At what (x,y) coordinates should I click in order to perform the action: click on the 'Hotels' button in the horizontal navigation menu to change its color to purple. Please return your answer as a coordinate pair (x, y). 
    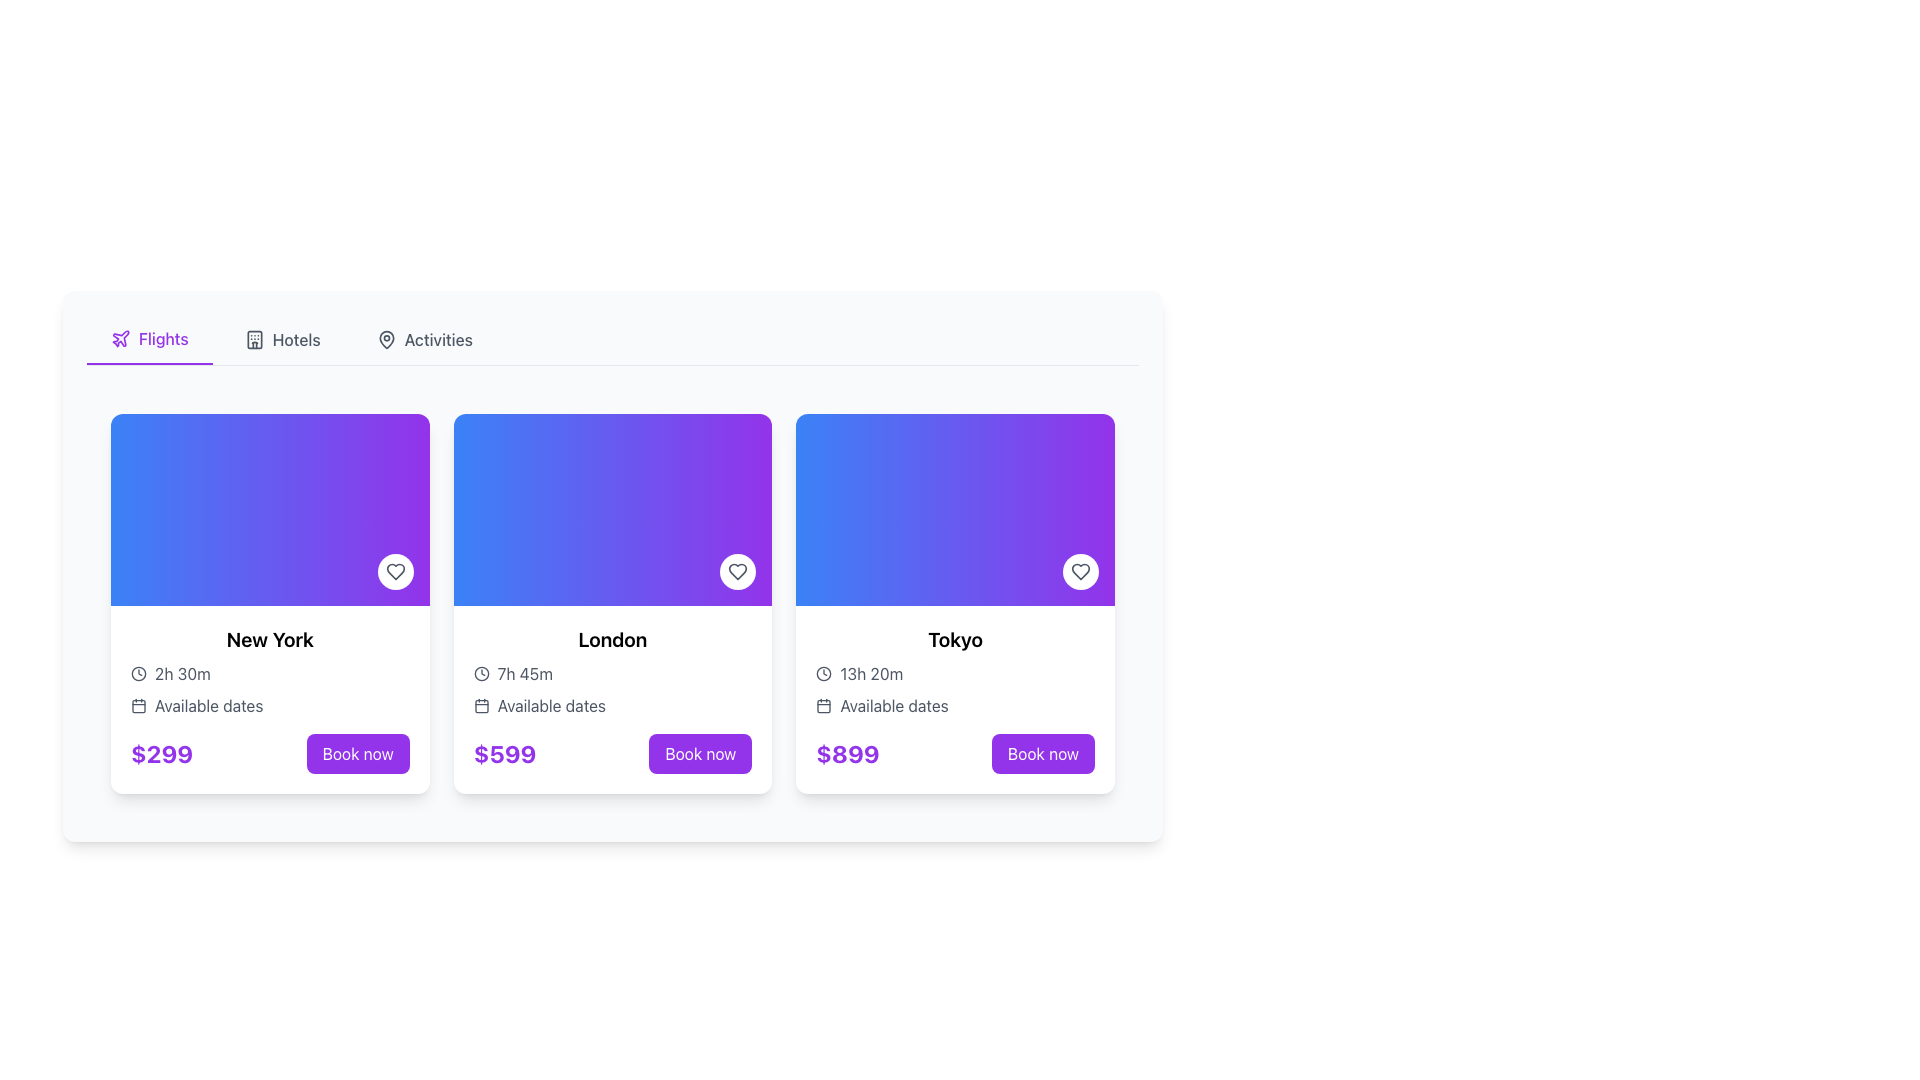
    Looking at the image, I should click on (281, 338).